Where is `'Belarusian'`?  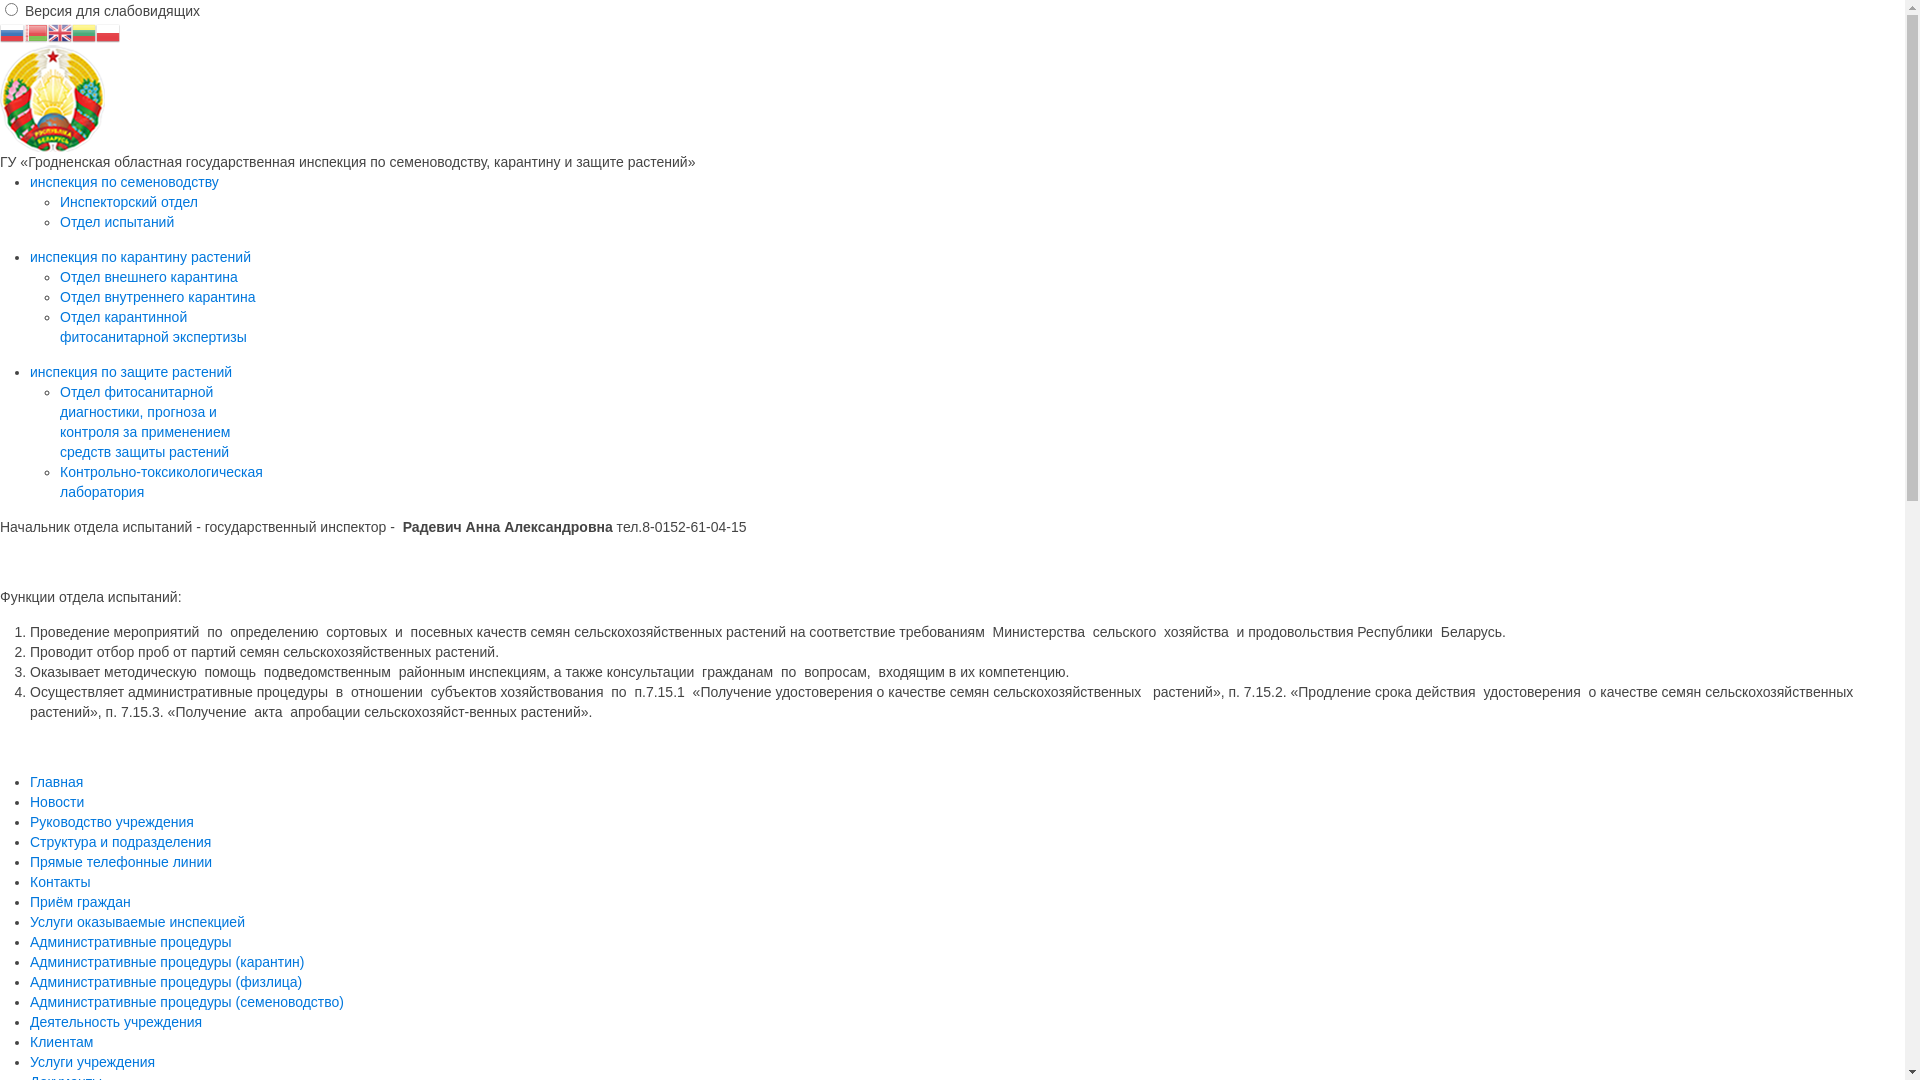 'Belarusian' is located at coordinates (36, 31).